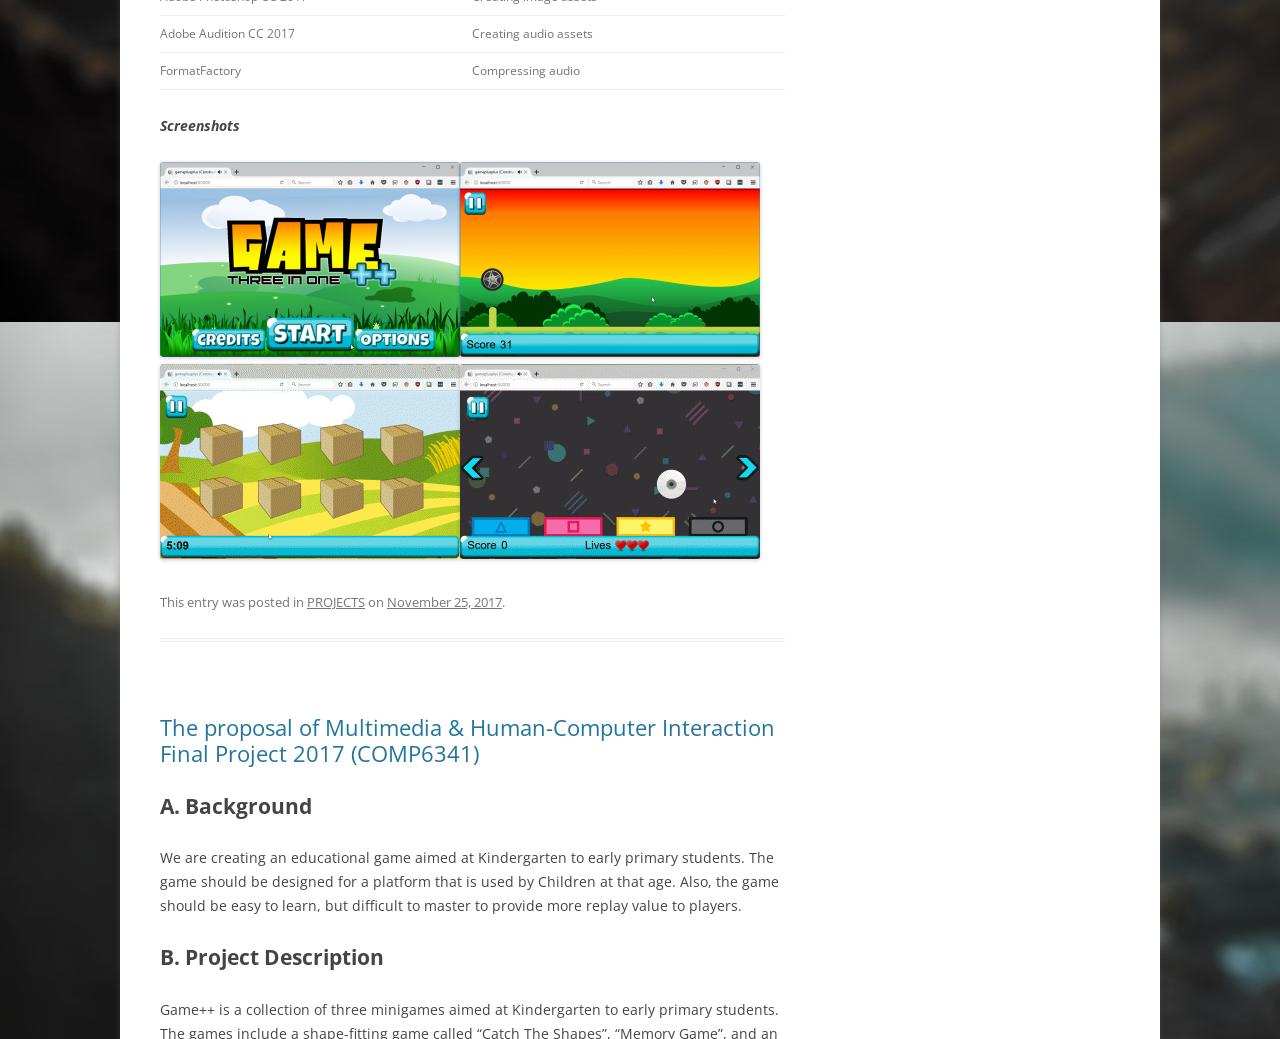 Image resolution: width=1280 pixels, height=1039 pixels. I want to click on 'on', so click(376, 601).